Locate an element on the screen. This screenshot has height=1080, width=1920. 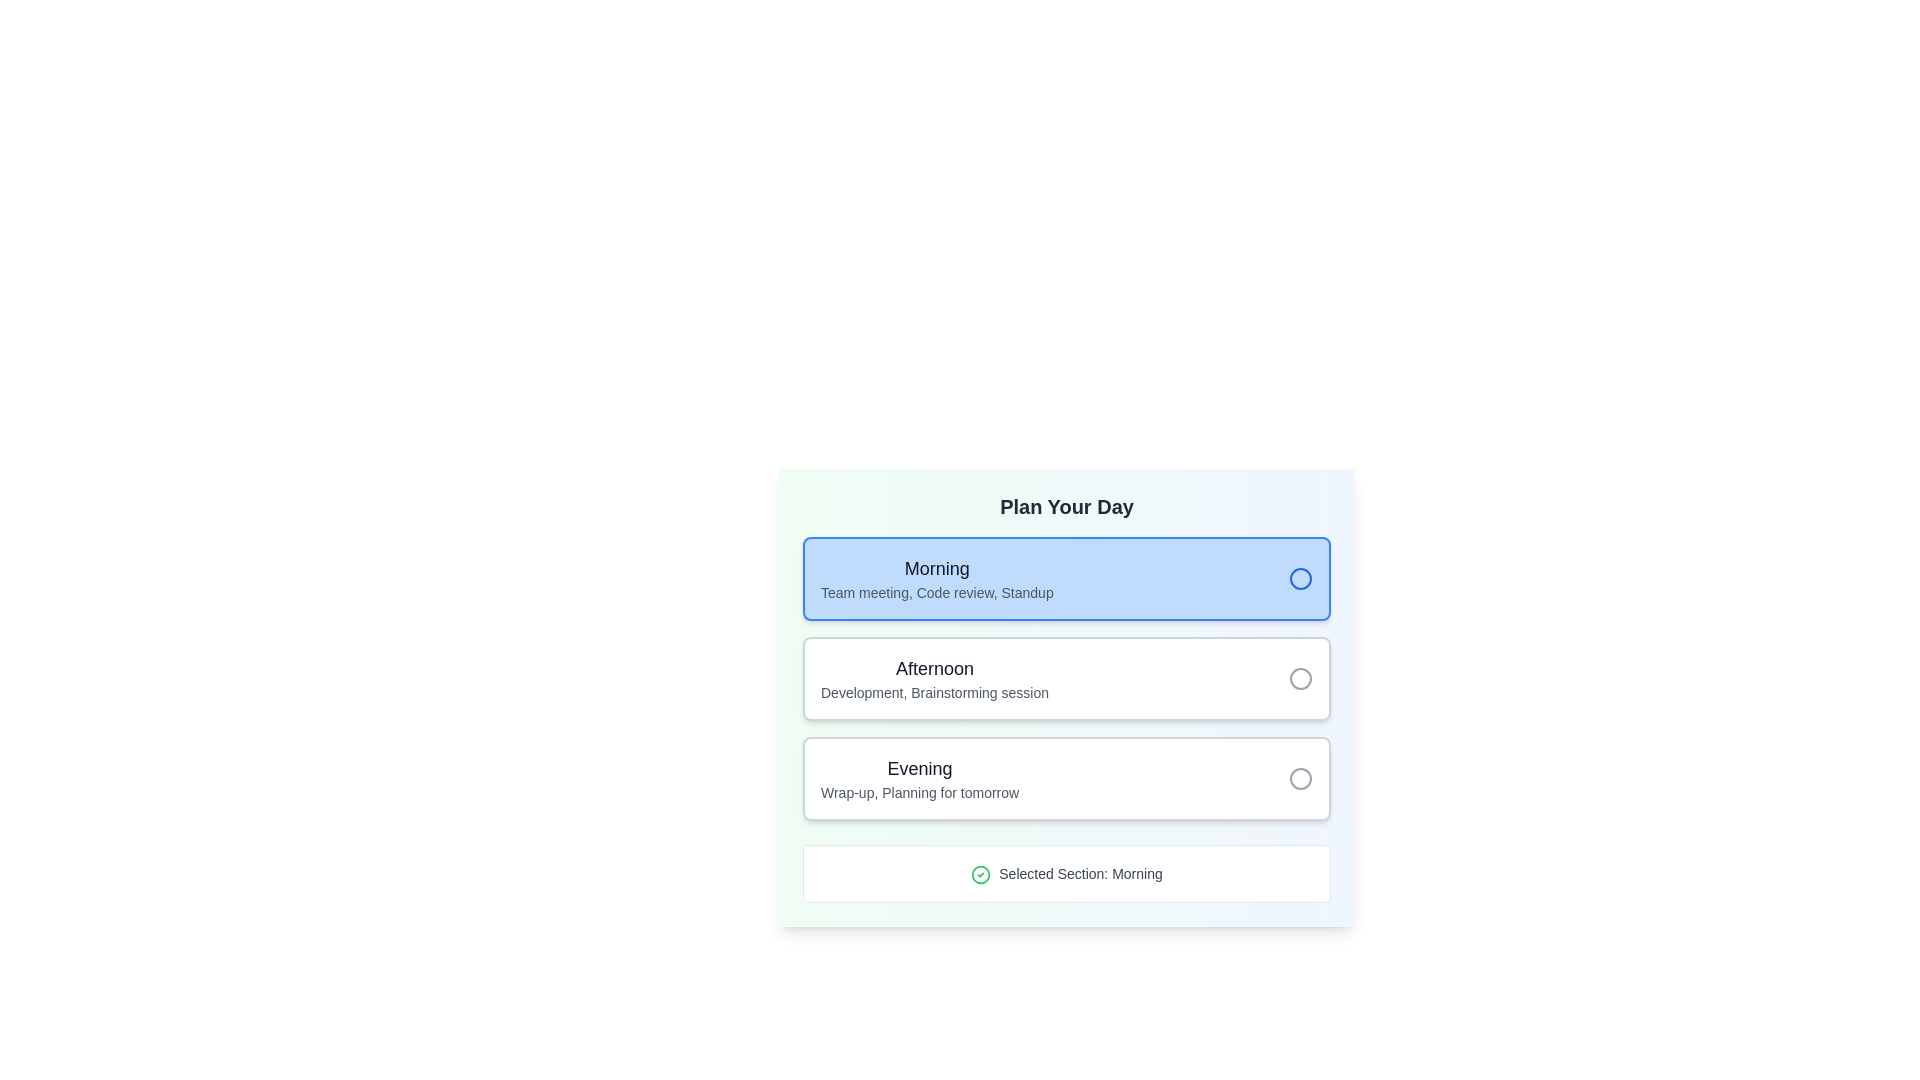
the Text Label that provides additional descriptive information for the 'Evening' section, located beneath the 'Evening' label is located at coordinates (919, 792).